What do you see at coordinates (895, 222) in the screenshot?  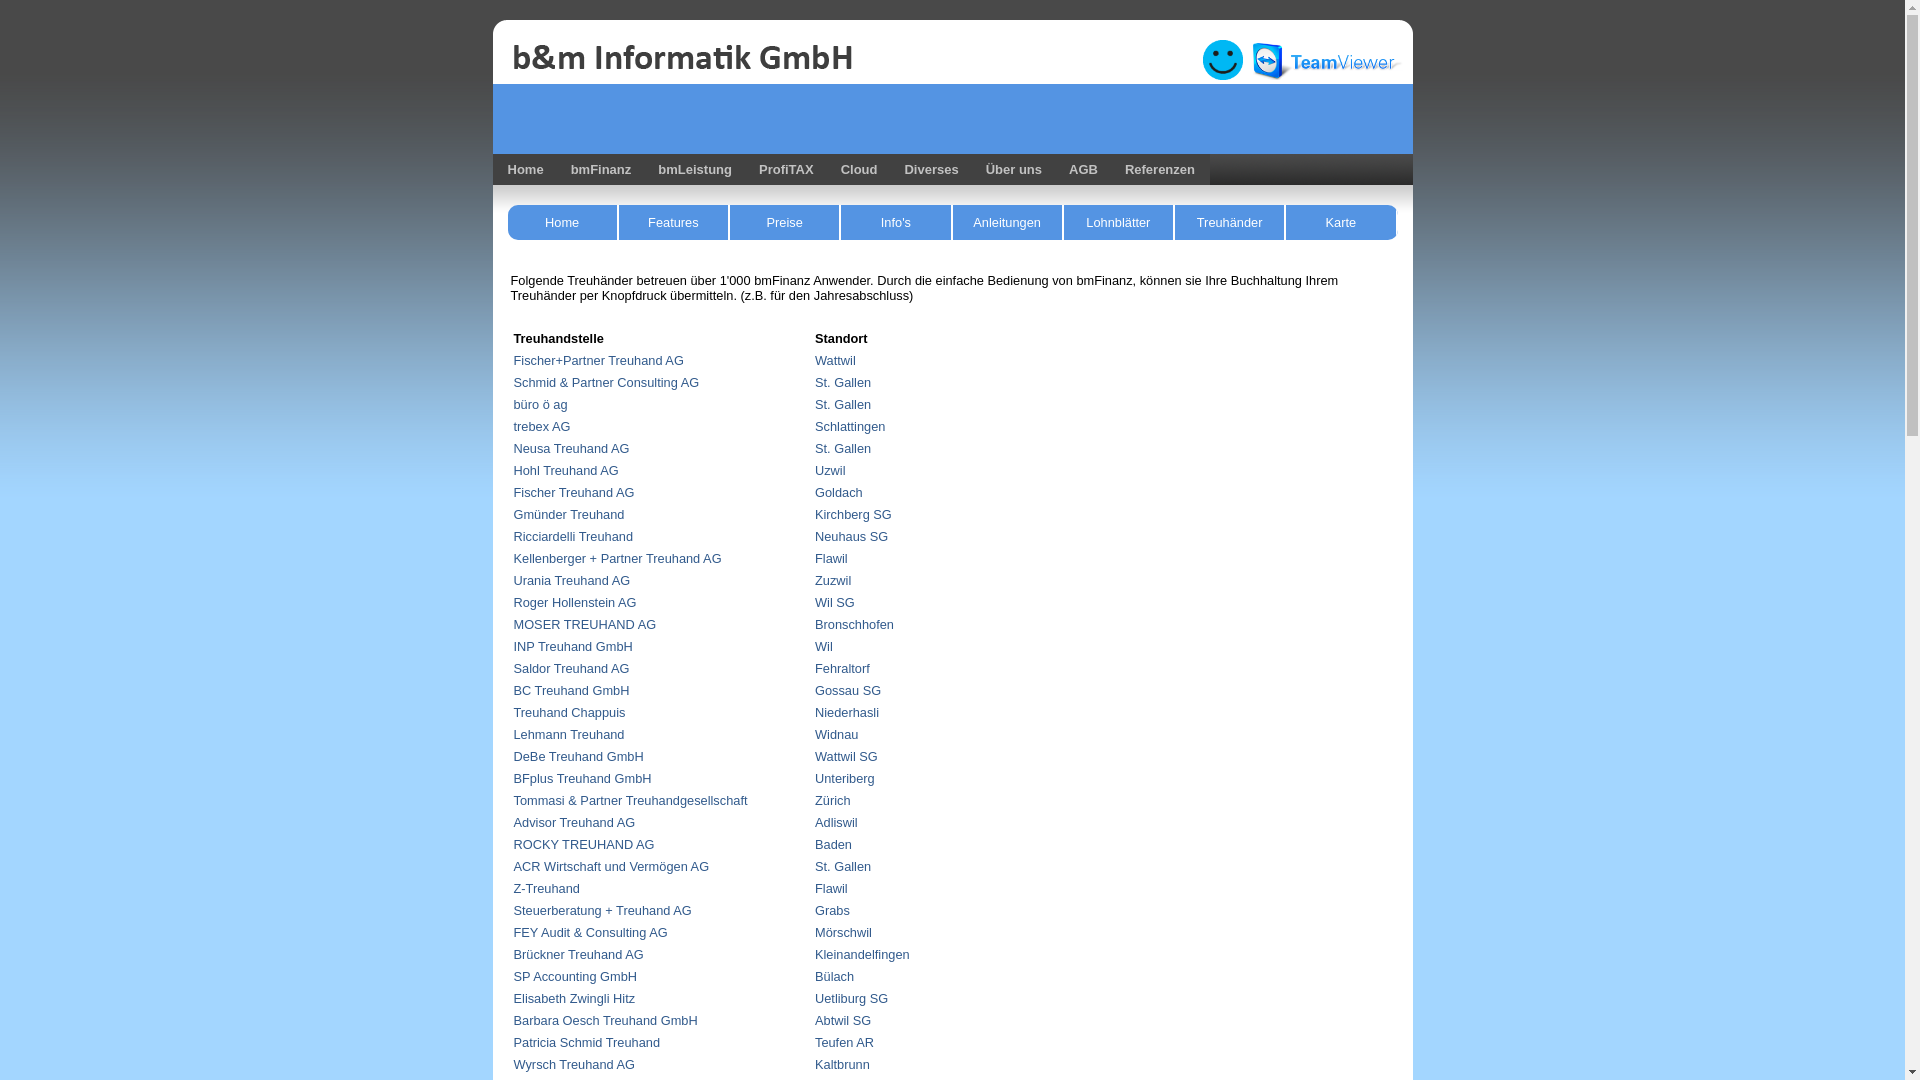 I see `'Info's'` at bounding box center [895, 222].